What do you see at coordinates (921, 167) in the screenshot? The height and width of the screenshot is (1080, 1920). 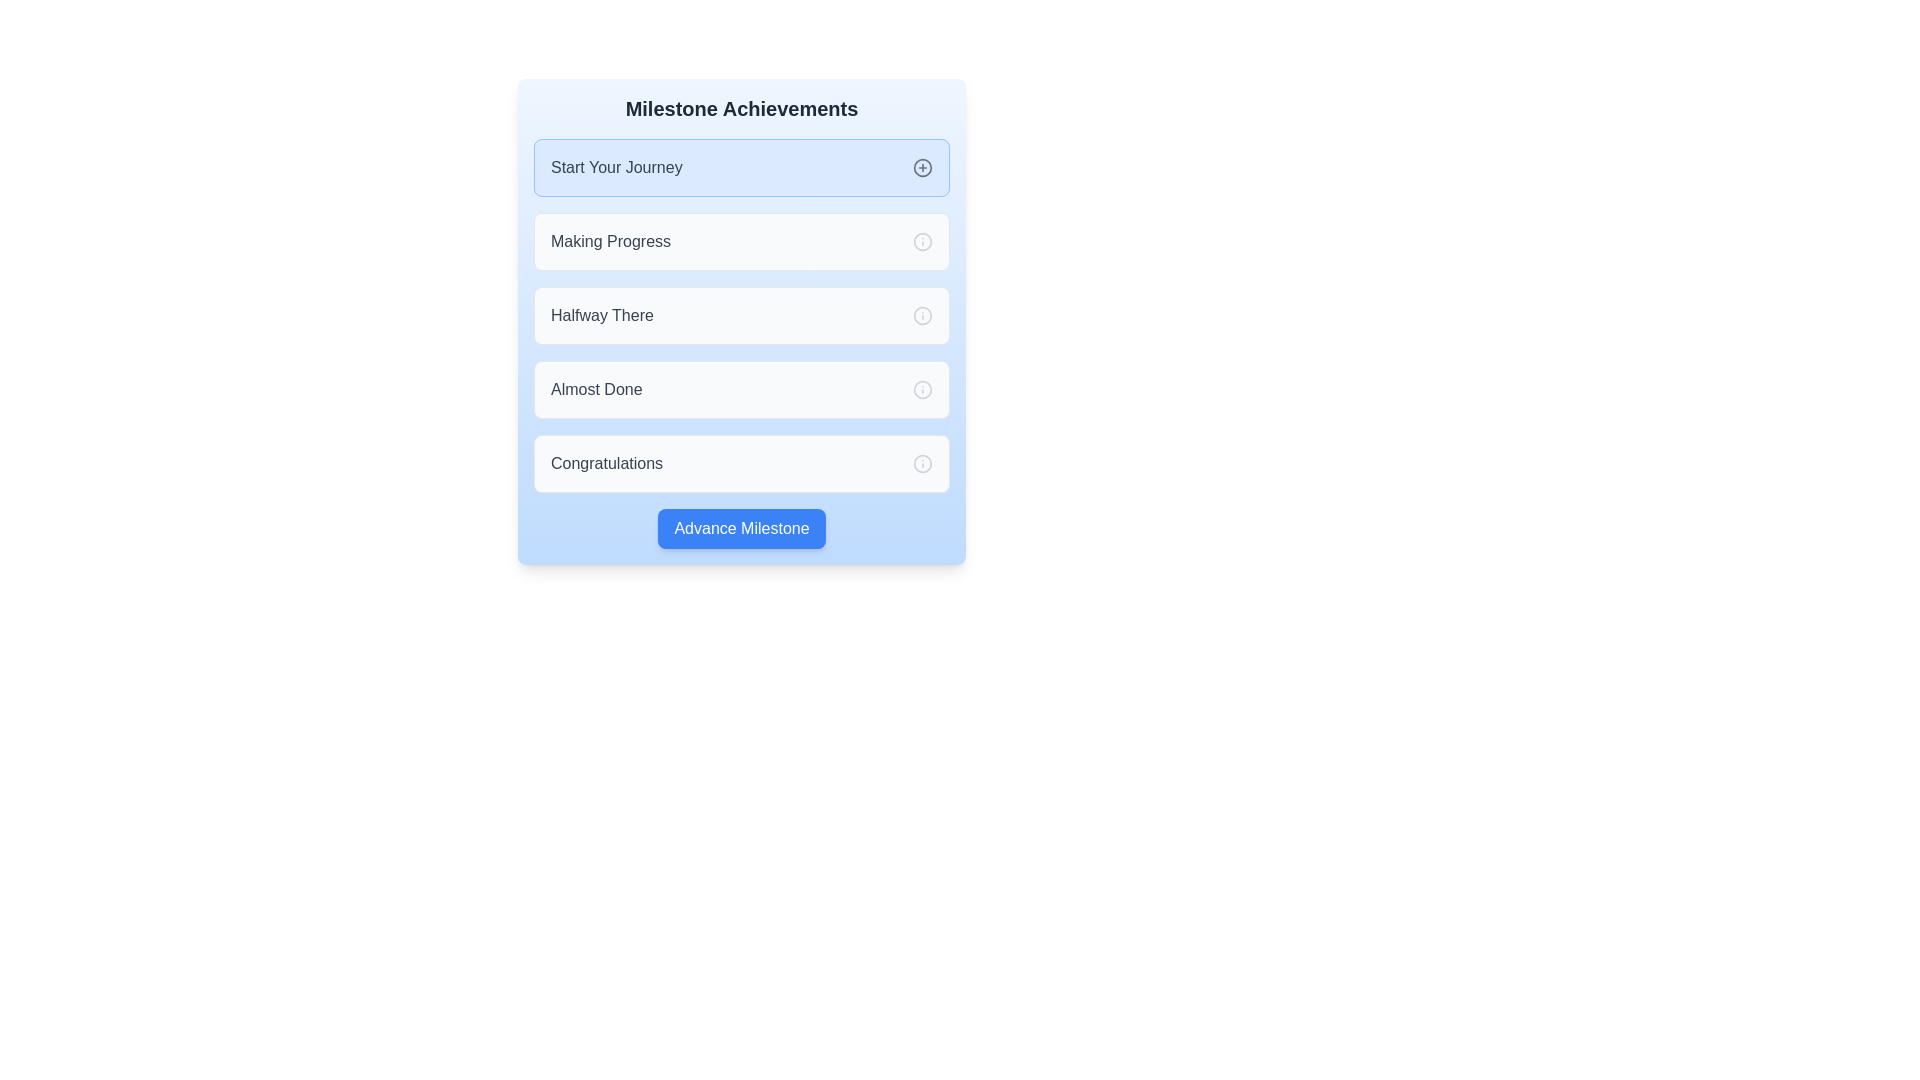 I see `the interactive button (plus icon) located on the right side of the 'Start Your Journey' text` at bounding box center [921, 167].